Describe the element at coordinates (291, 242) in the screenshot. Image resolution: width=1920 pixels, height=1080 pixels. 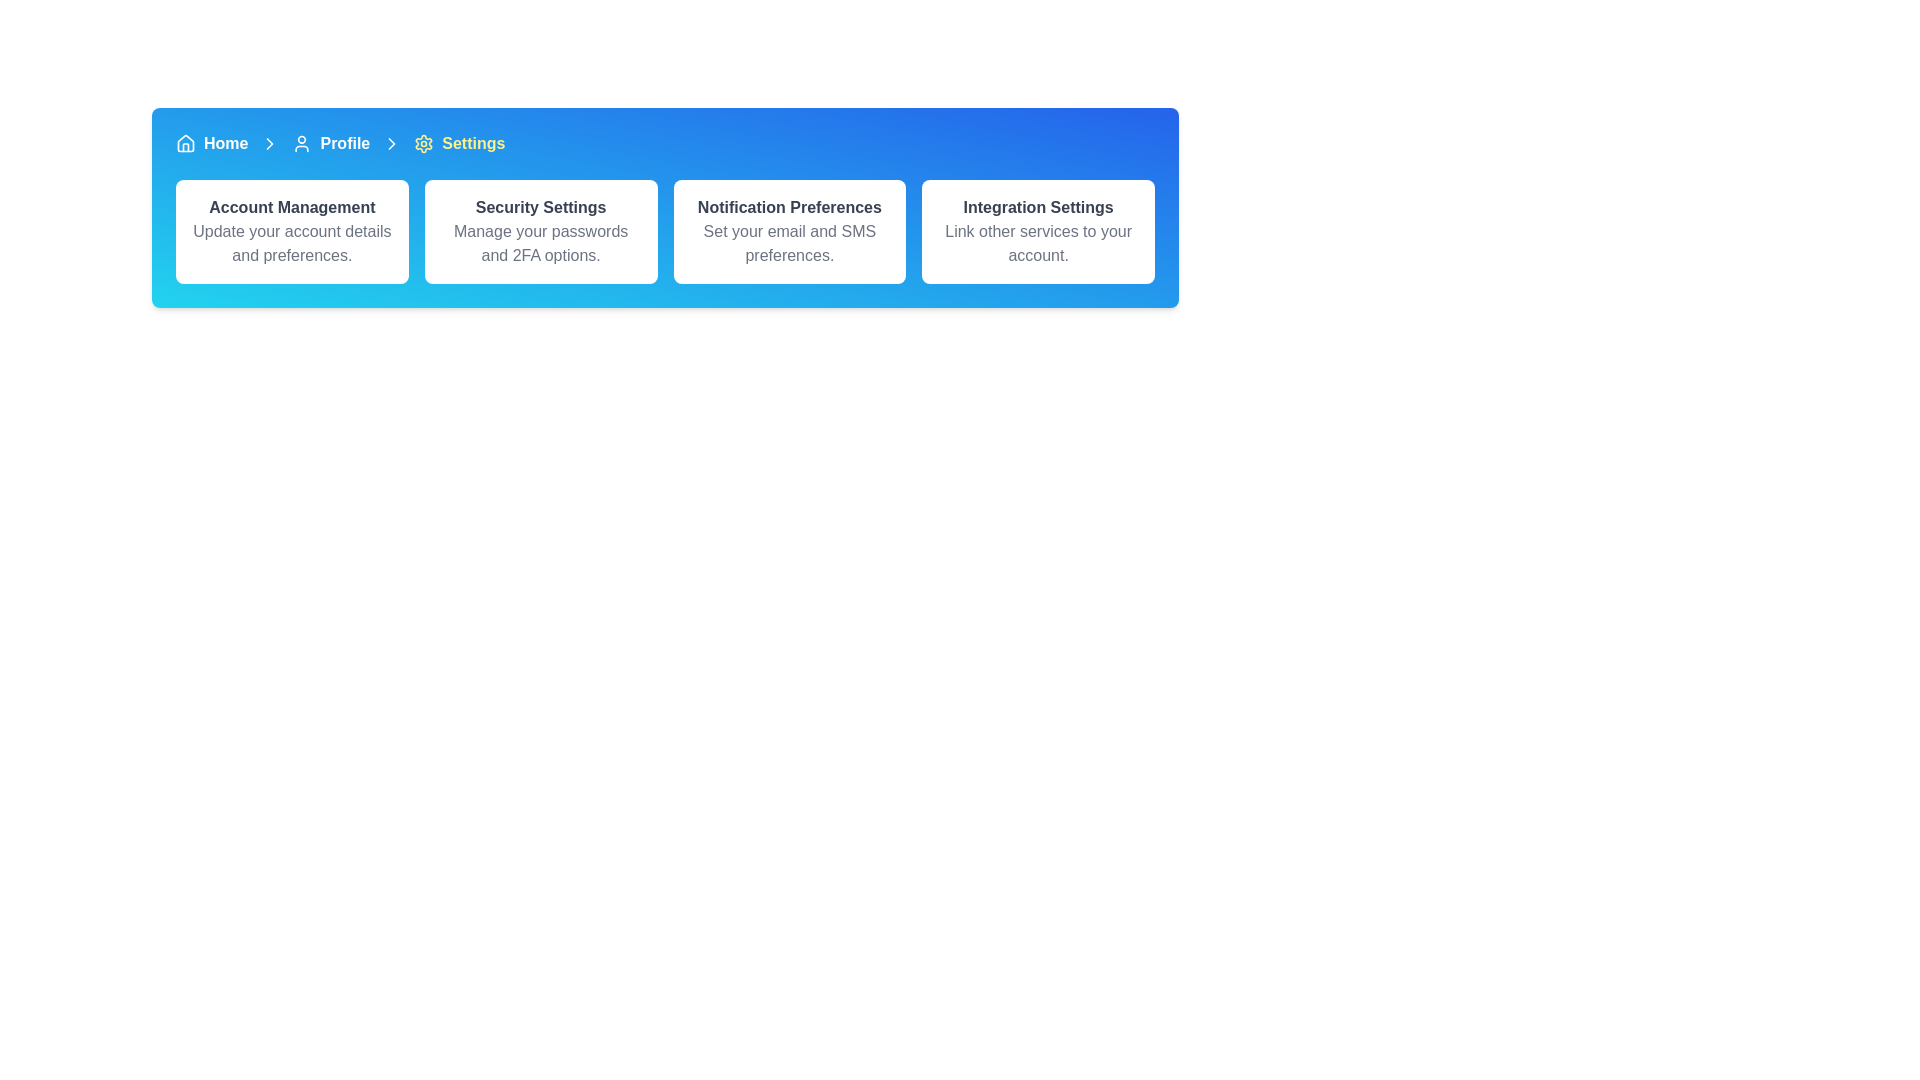
I see `the text element displaying 'Update your account details and preferences.' which is styled in gray and located below the 'Account Management' title within a white card` at that location.